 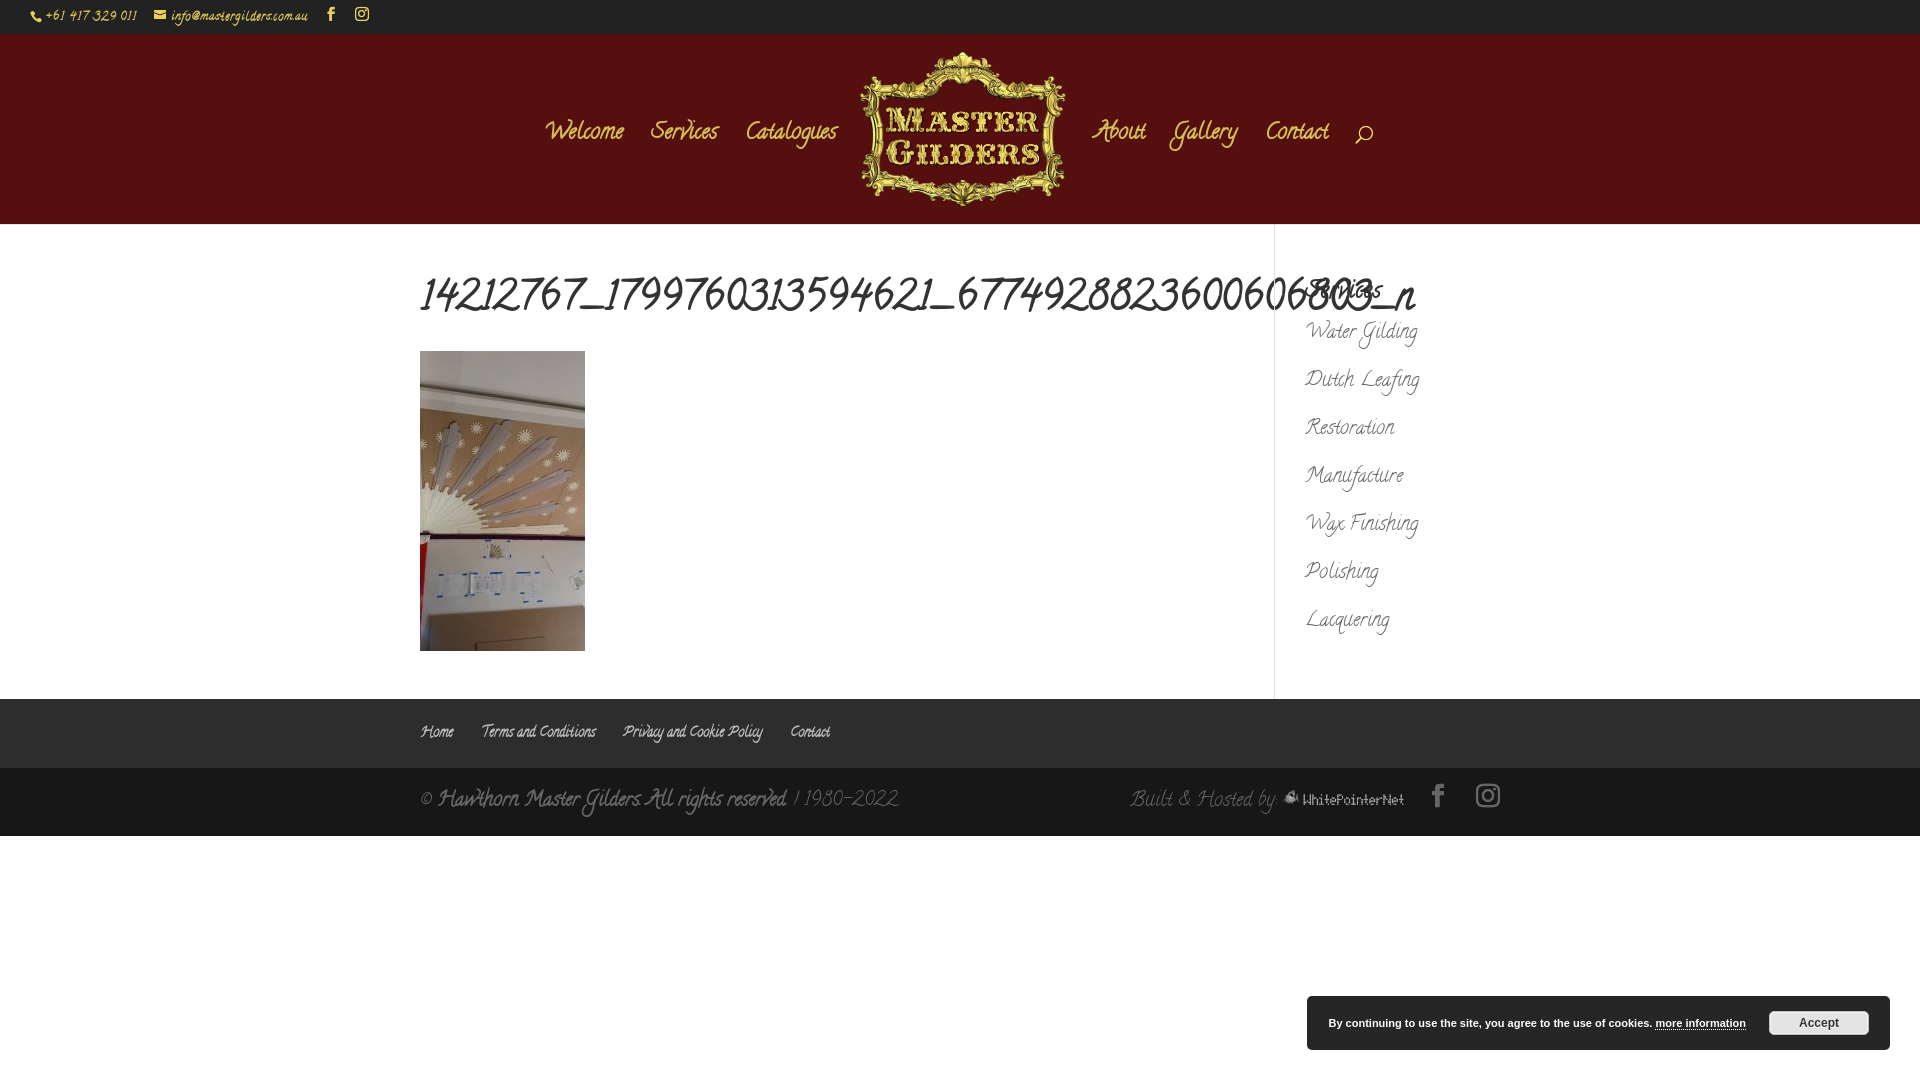 What do you see at coordinates (683, 174) in the screenshot?
I see `'Services'` at bounding box center [683, 174].